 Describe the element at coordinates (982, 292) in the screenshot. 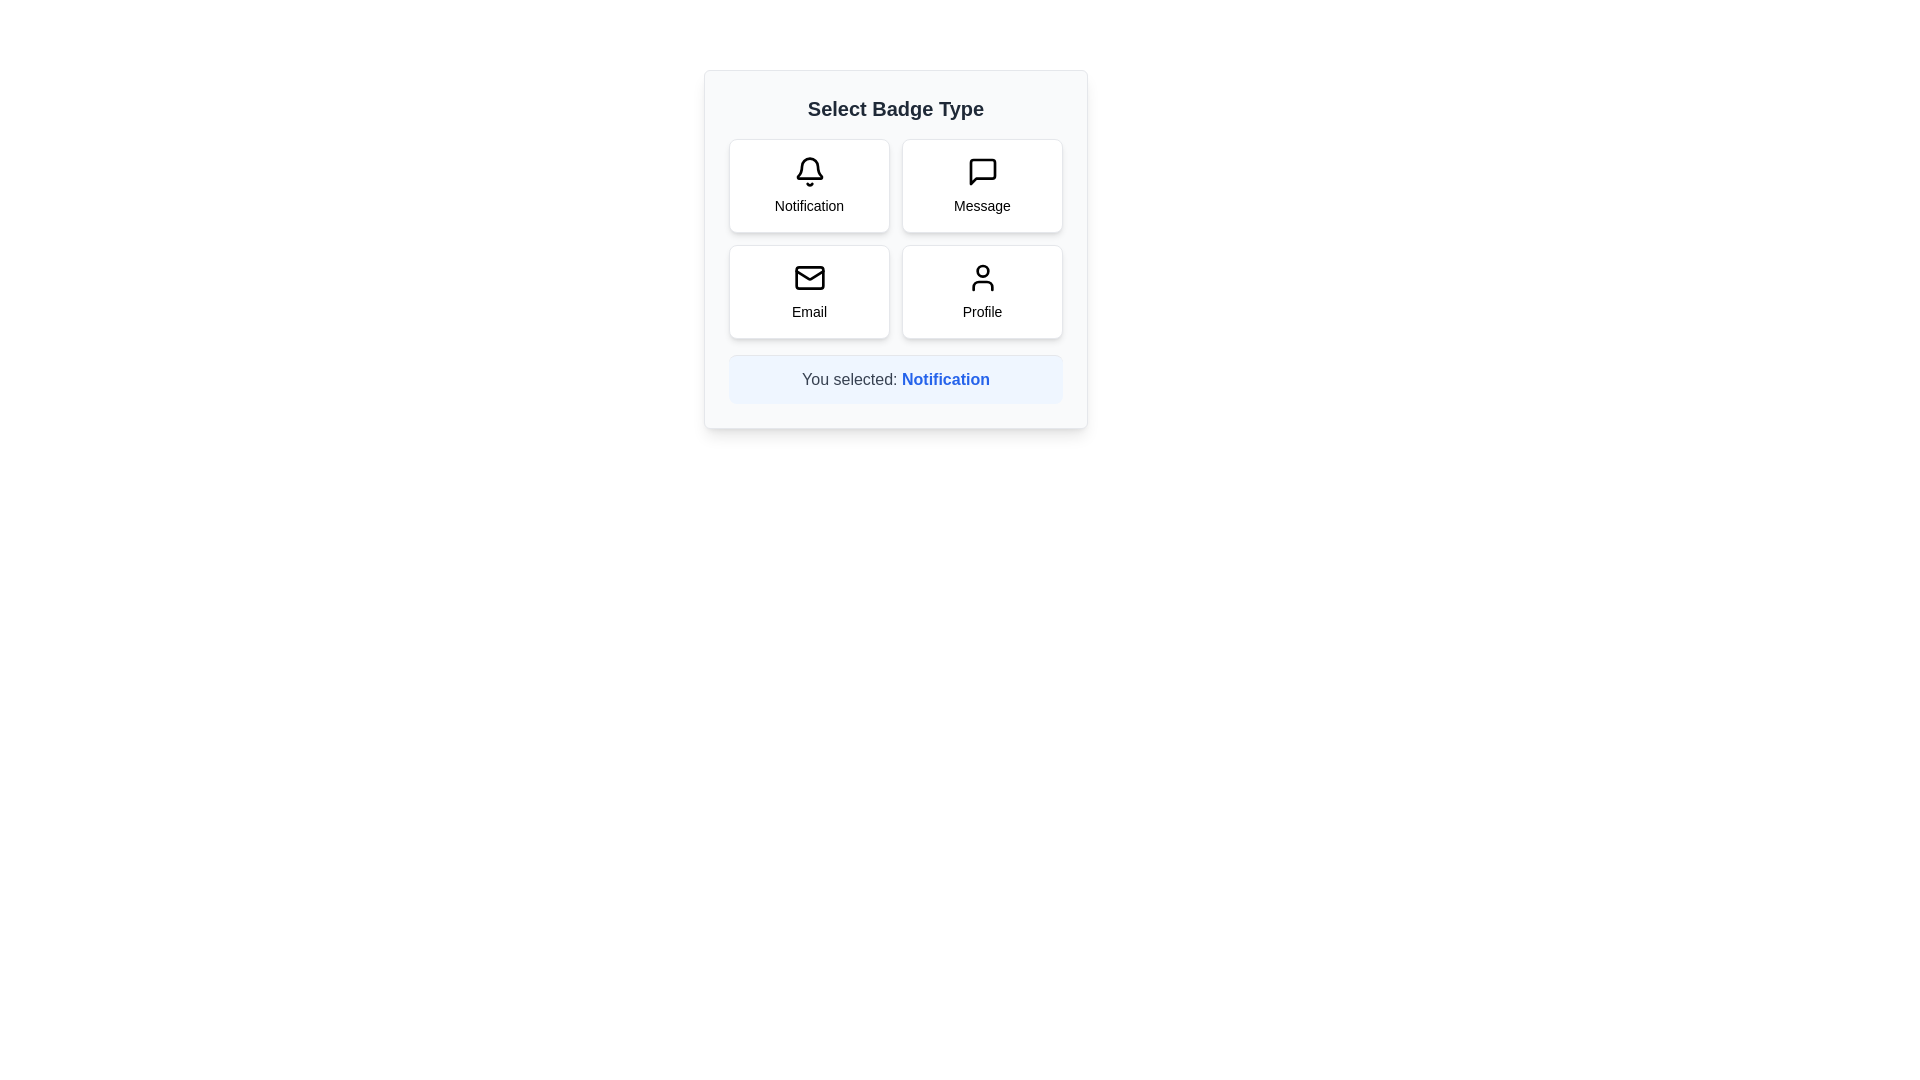

I see `the badge button labeled Profile to select it` at that location.